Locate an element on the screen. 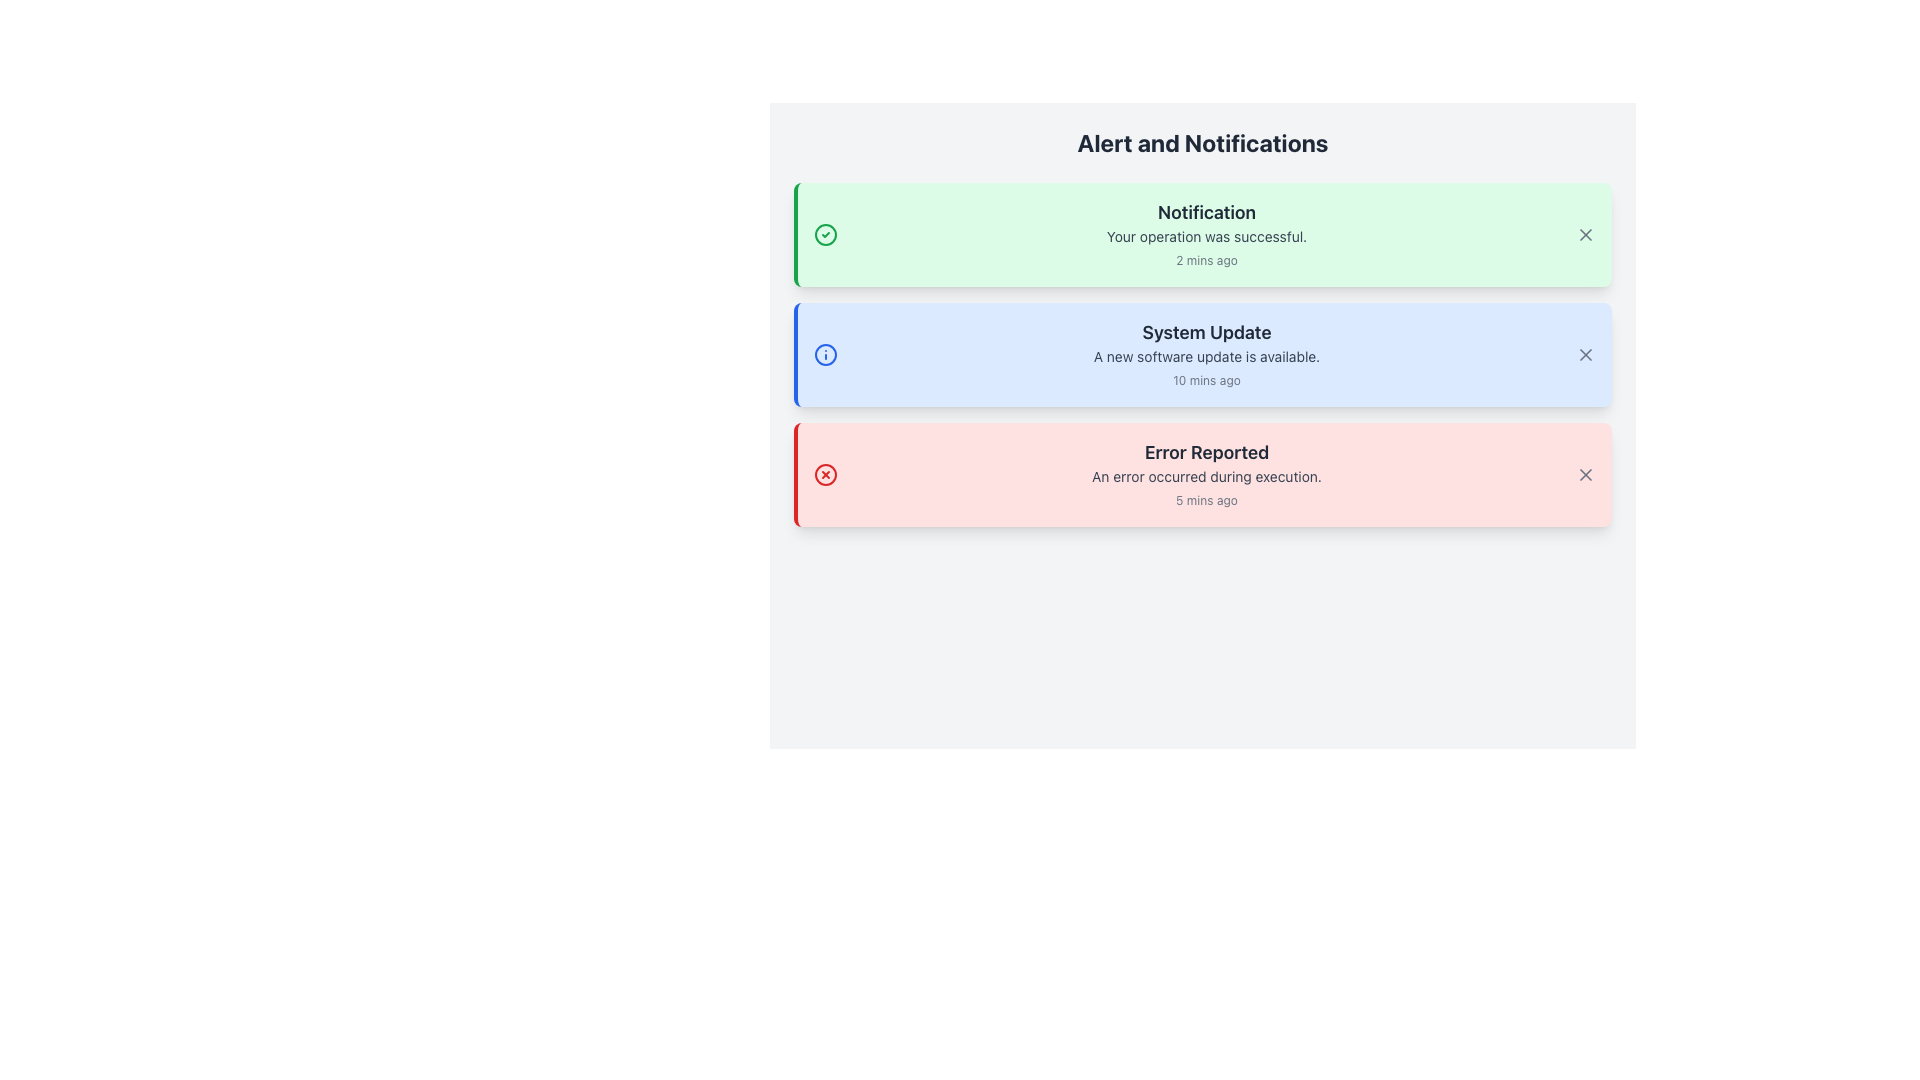  contents of the notification text block that displays 'Notification', 'Your operation was successful.', and '2 mins ago.' is located at coordinates (1205, 234).